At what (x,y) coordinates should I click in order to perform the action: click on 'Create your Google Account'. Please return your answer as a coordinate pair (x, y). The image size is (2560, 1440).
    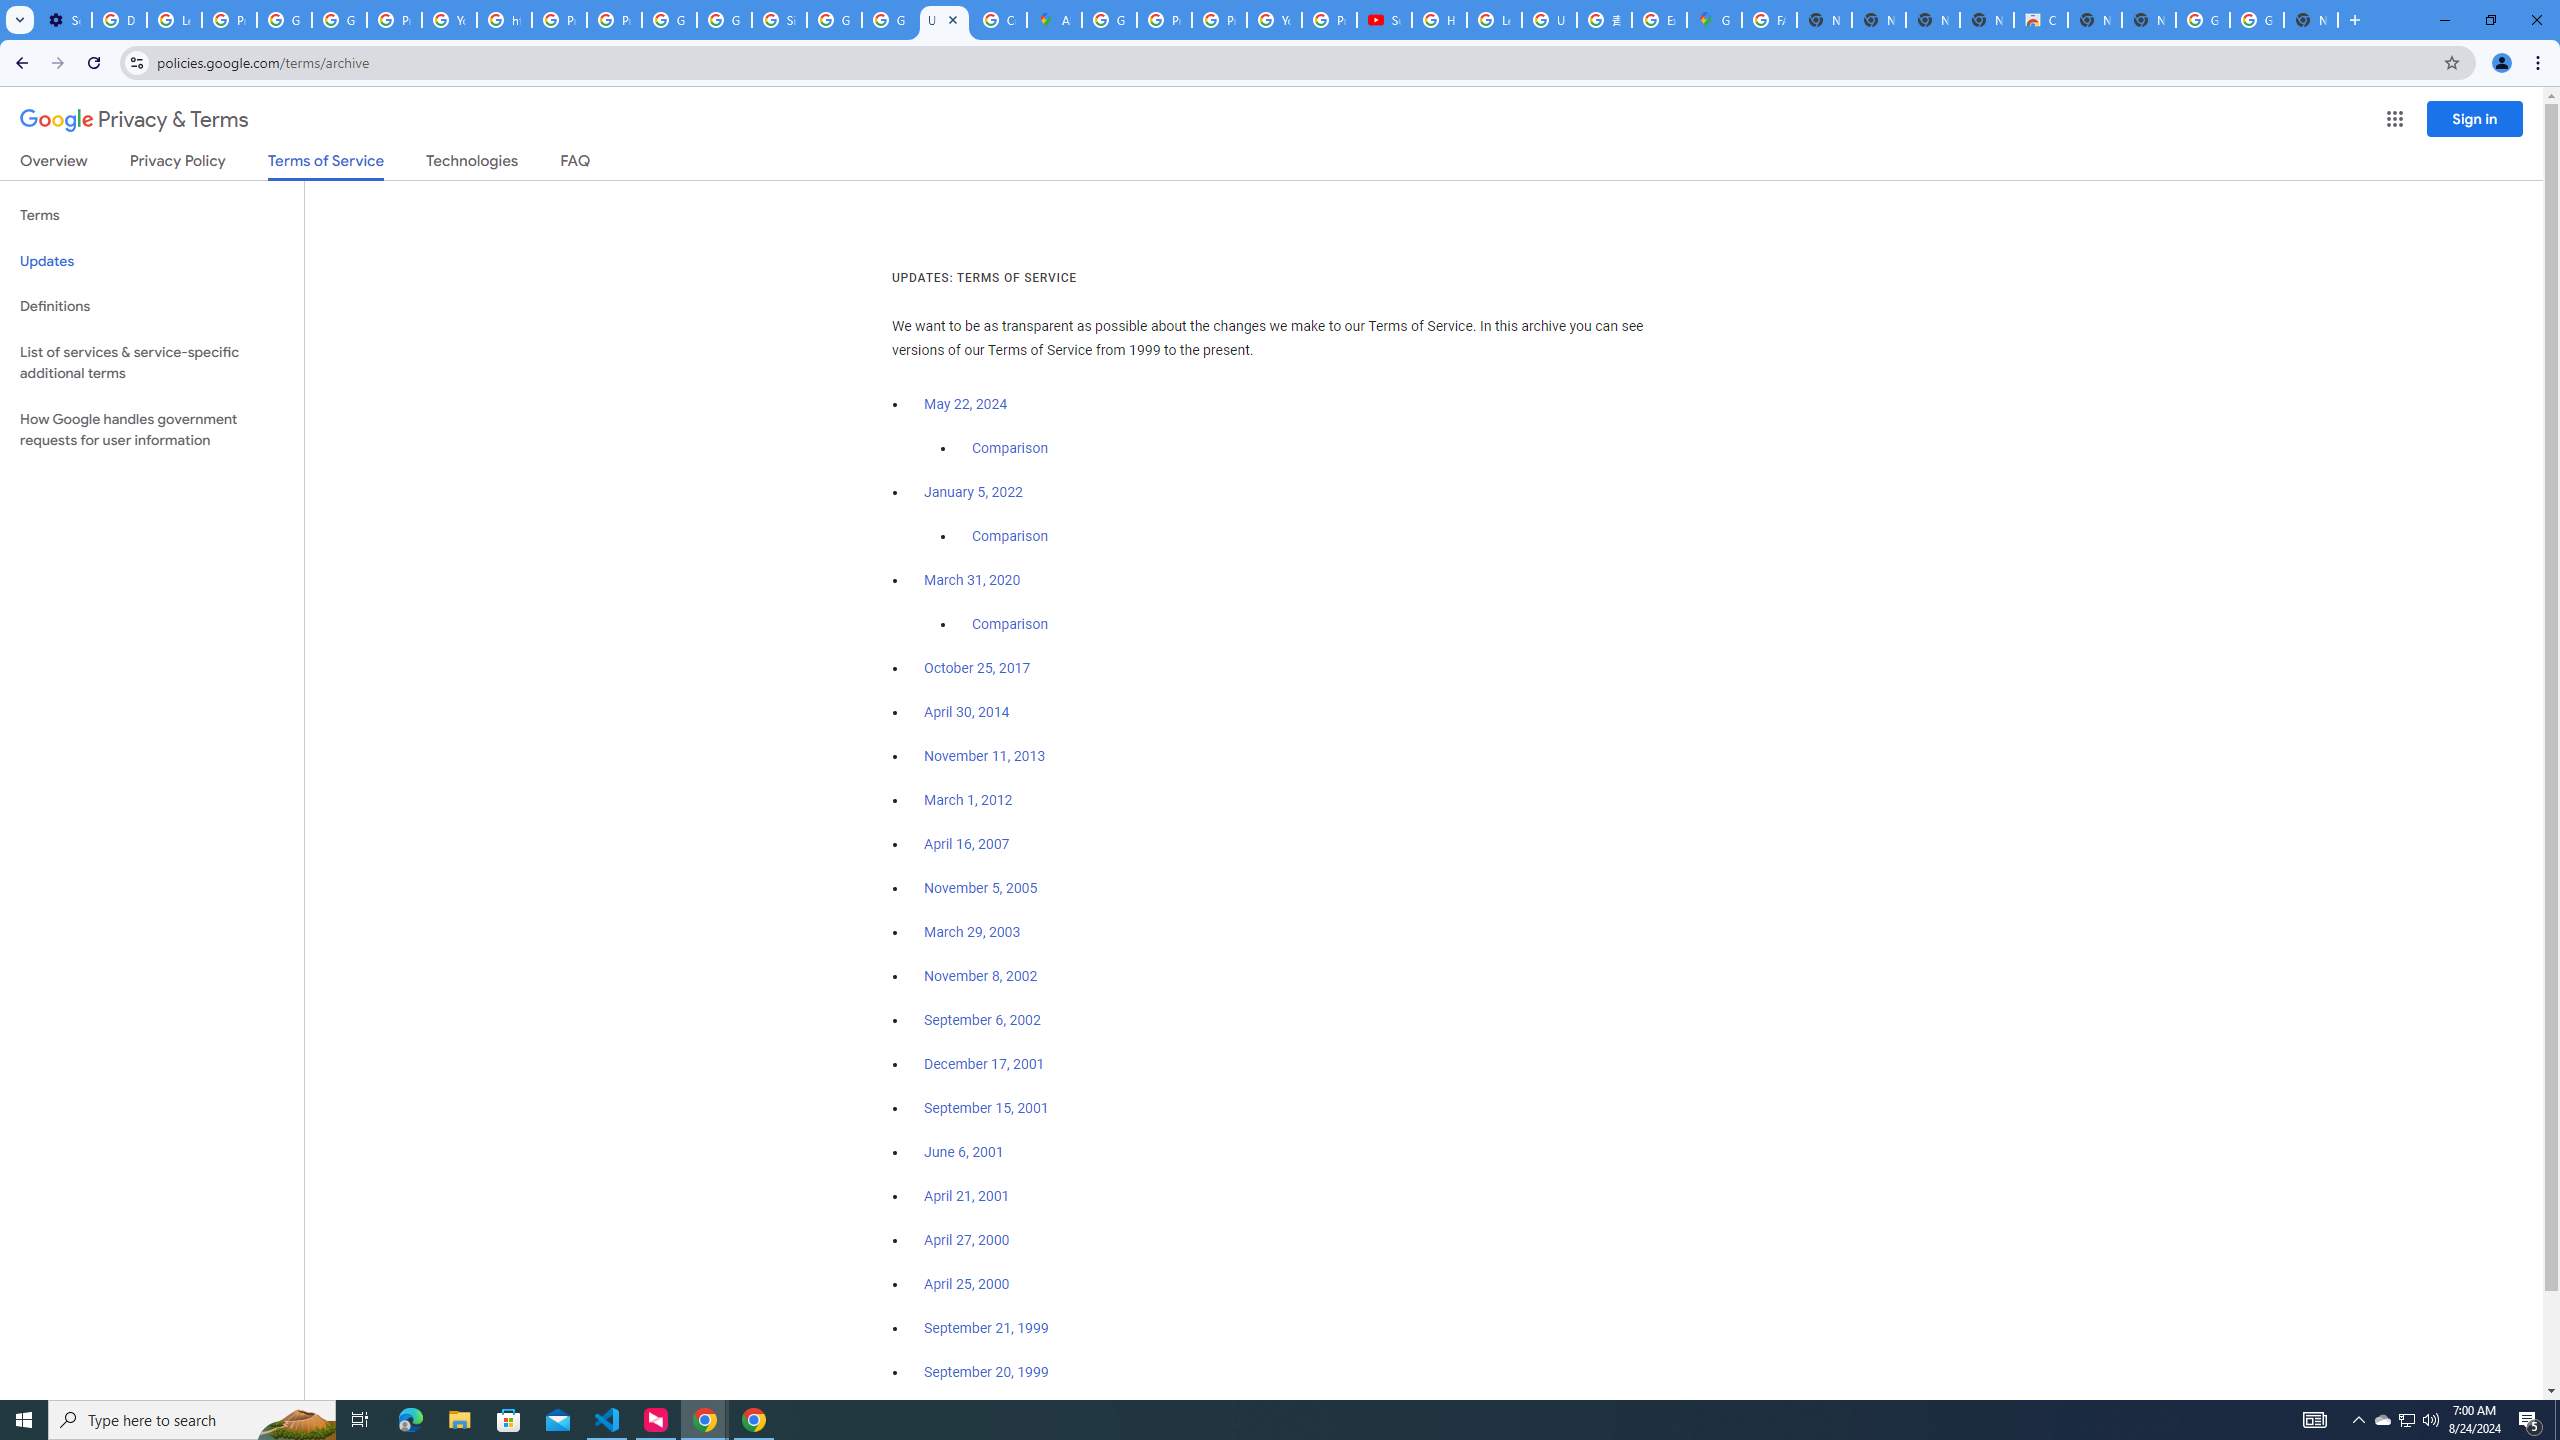
    Looking at the image, I should click on (998, 19).